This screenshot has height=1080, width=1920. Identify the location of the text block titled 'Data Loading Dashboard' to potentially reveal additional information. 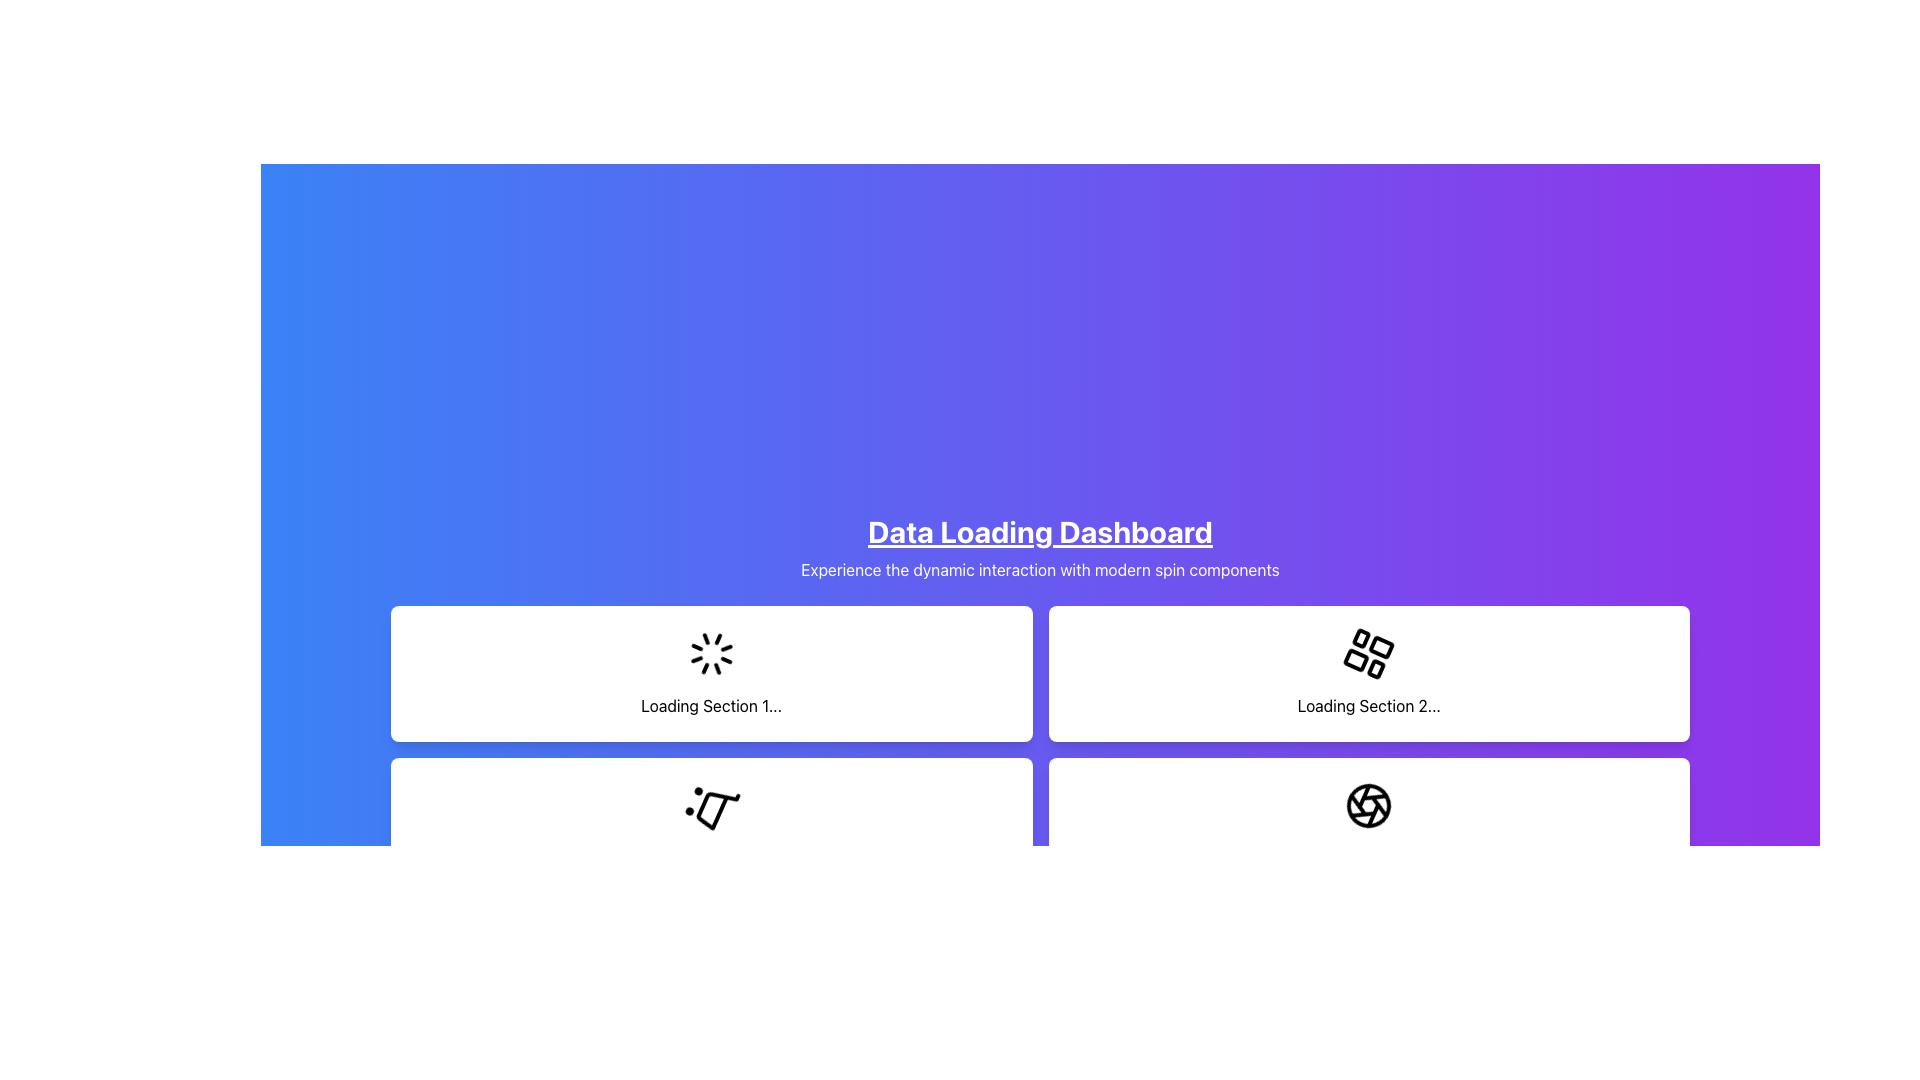
(1040, 547).